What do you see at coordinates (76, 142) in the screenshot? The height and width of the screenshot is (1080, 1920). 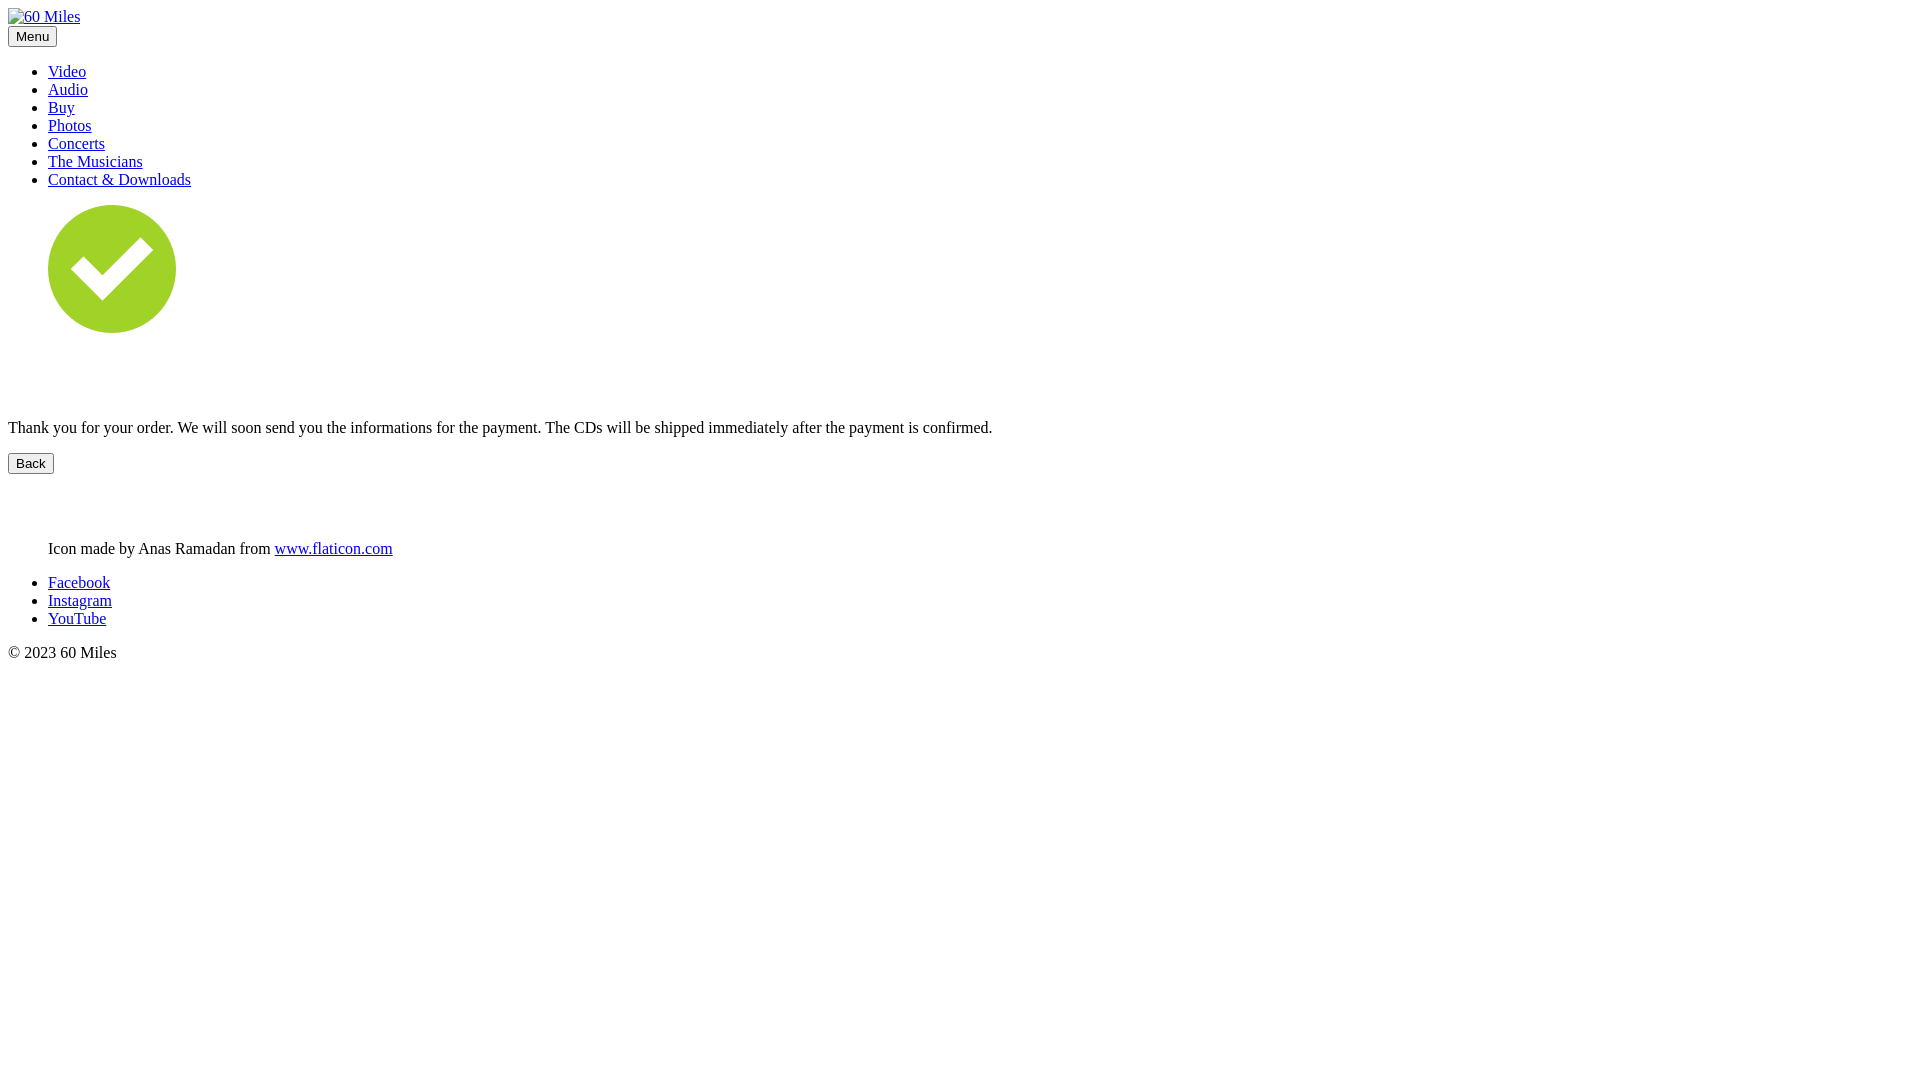 I see `'Concerts'` at bounding box center [76, 142].